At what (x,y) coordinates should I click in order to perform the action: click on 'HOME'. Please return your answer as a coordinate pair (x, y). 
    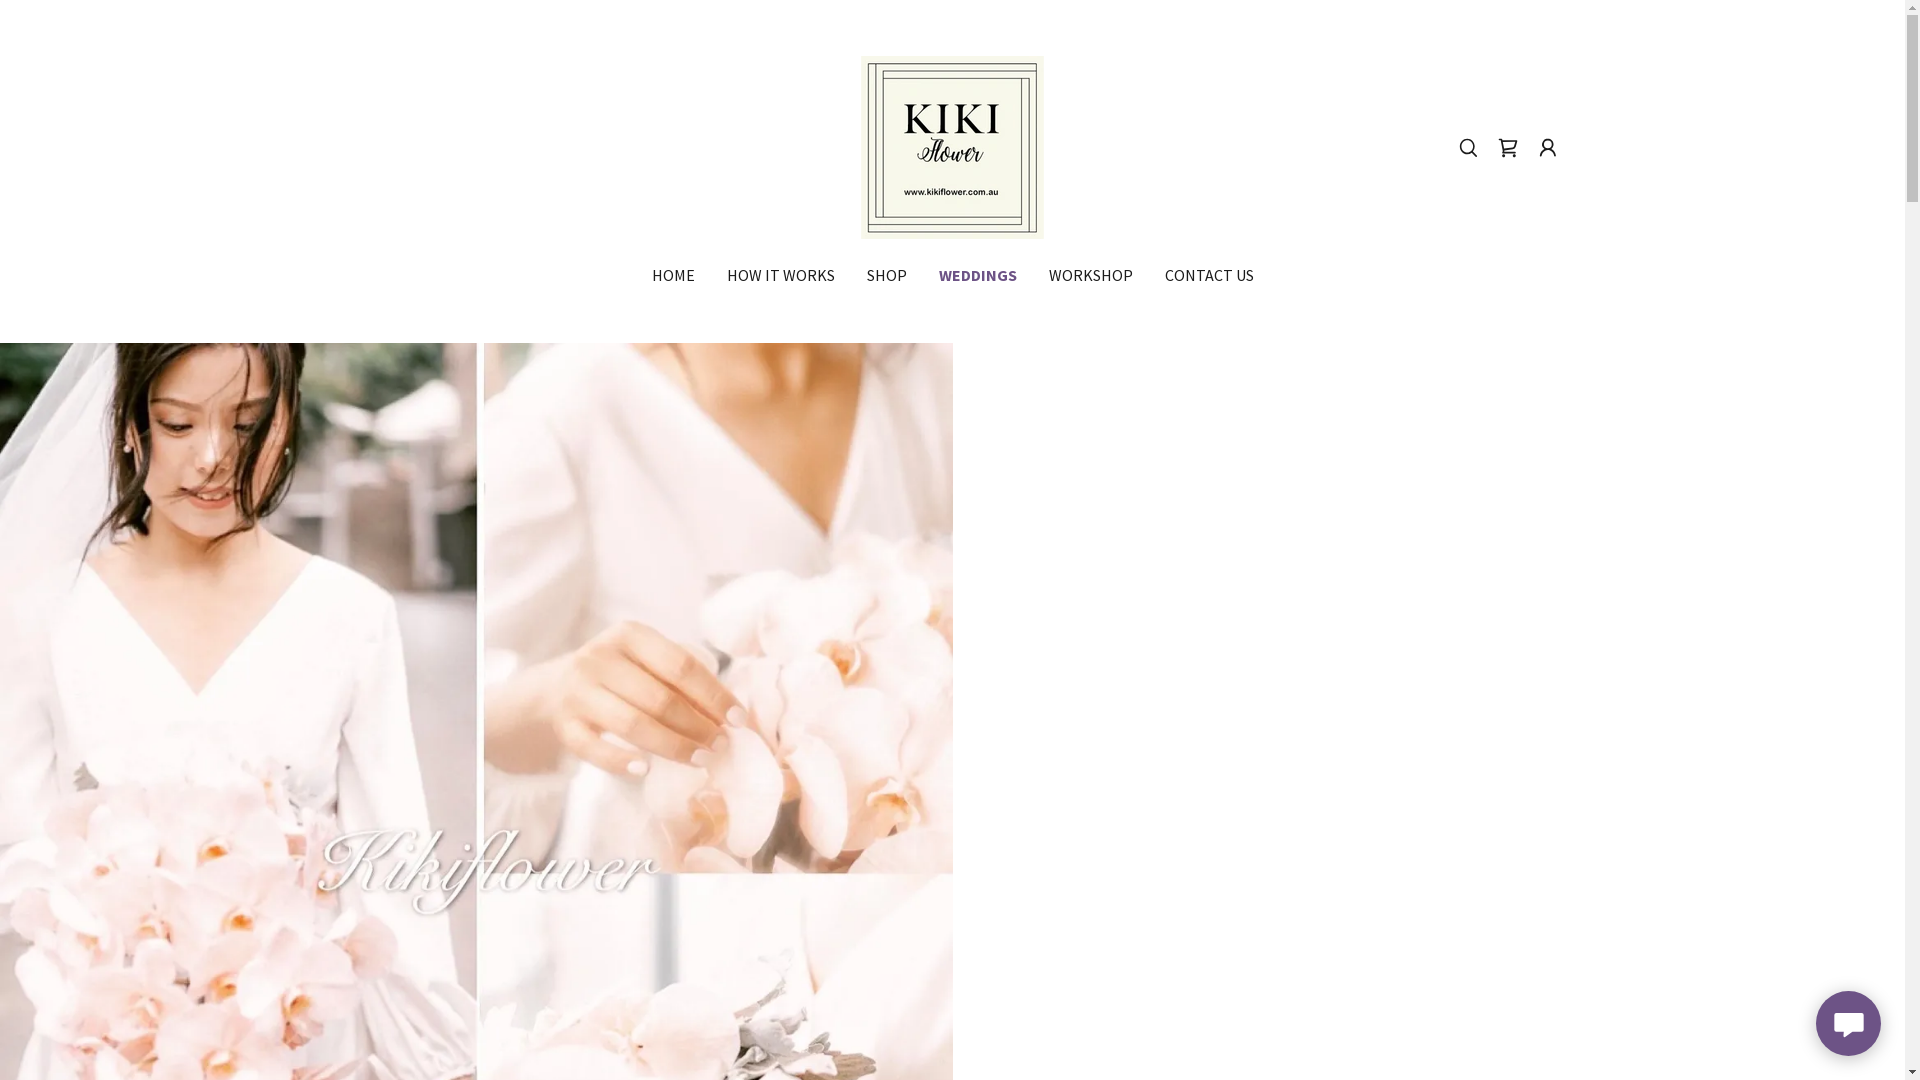
    Looking at the image, I should click on (673, 274).